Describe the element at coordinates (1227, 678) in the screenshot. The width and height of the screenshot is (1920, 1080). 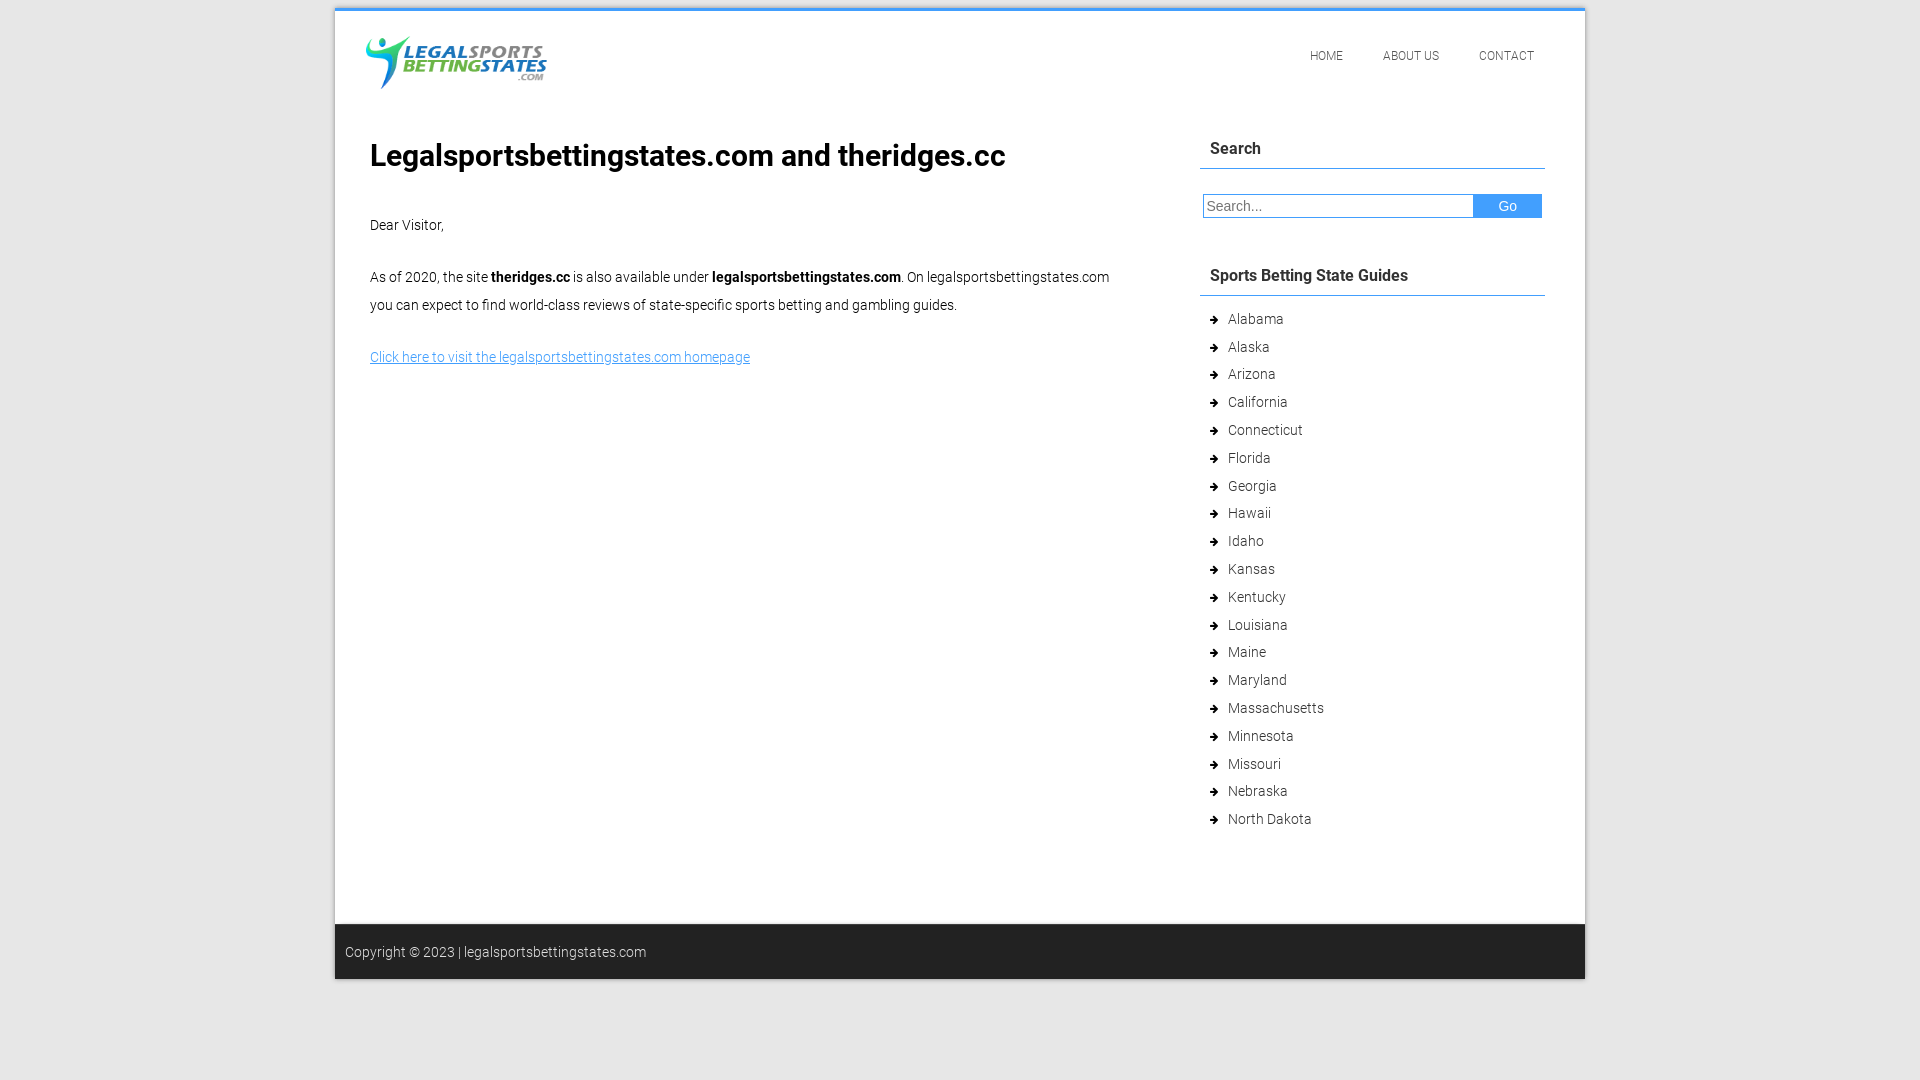
I see `'Maryland'` at that location.